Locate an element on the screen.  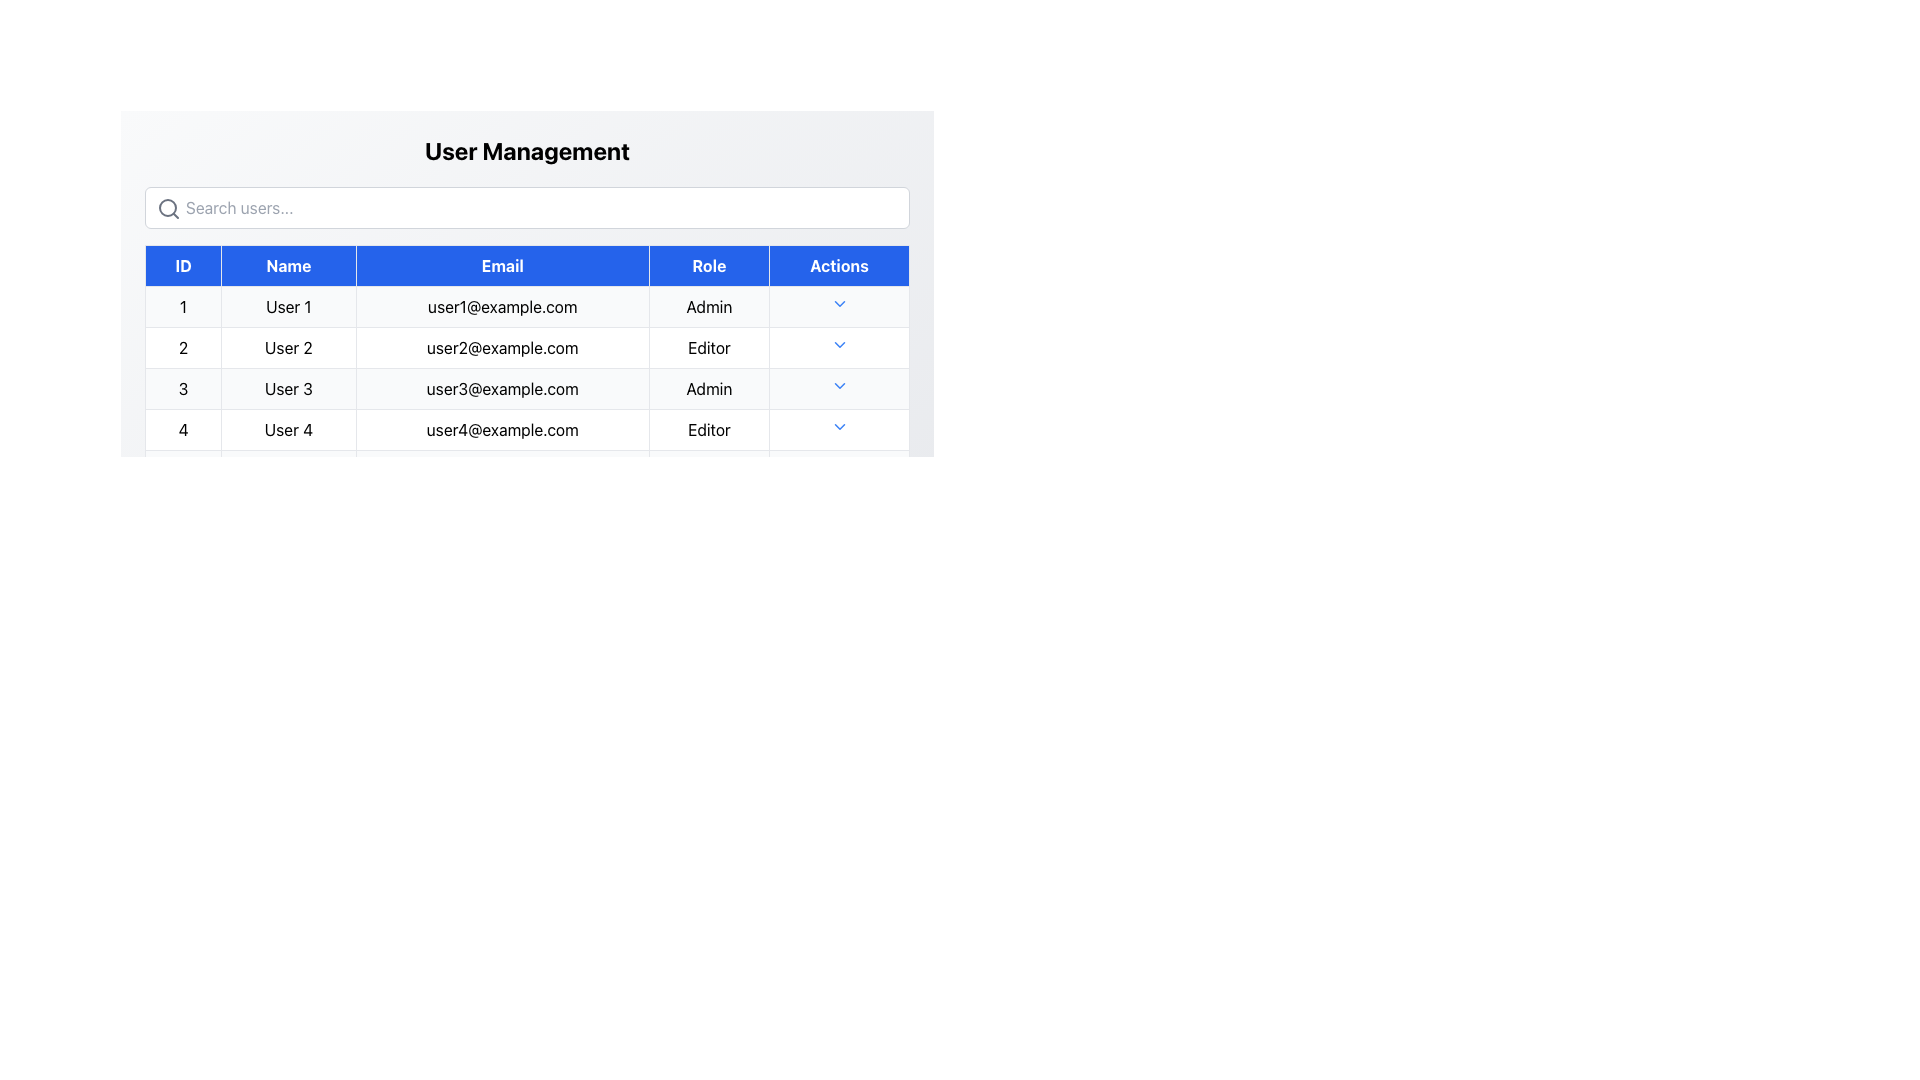
the downward-pointing chevron icon in the Actions column of the first row of the user management table is located at coordinates (839, 304).